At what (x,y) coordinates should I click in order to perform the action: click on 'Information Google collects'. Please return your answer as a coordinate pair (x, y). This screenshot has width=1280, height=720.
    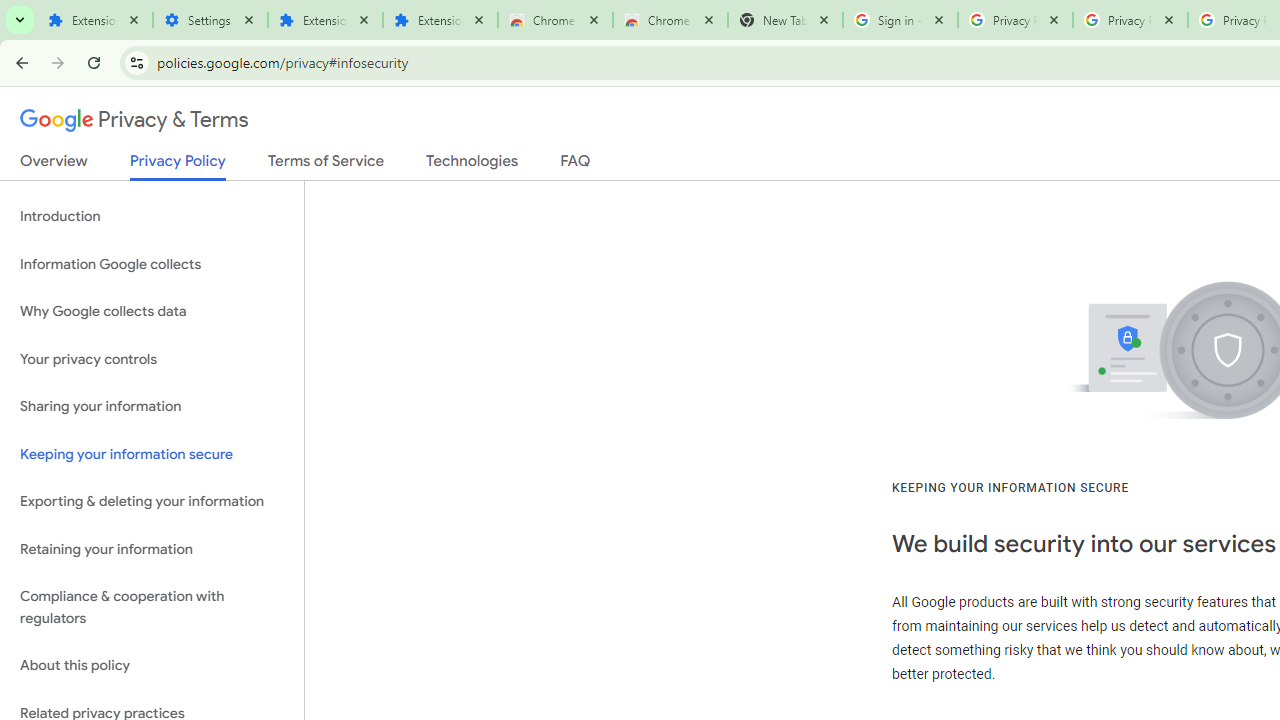
    Looking at the image, I should click on (151, 263).